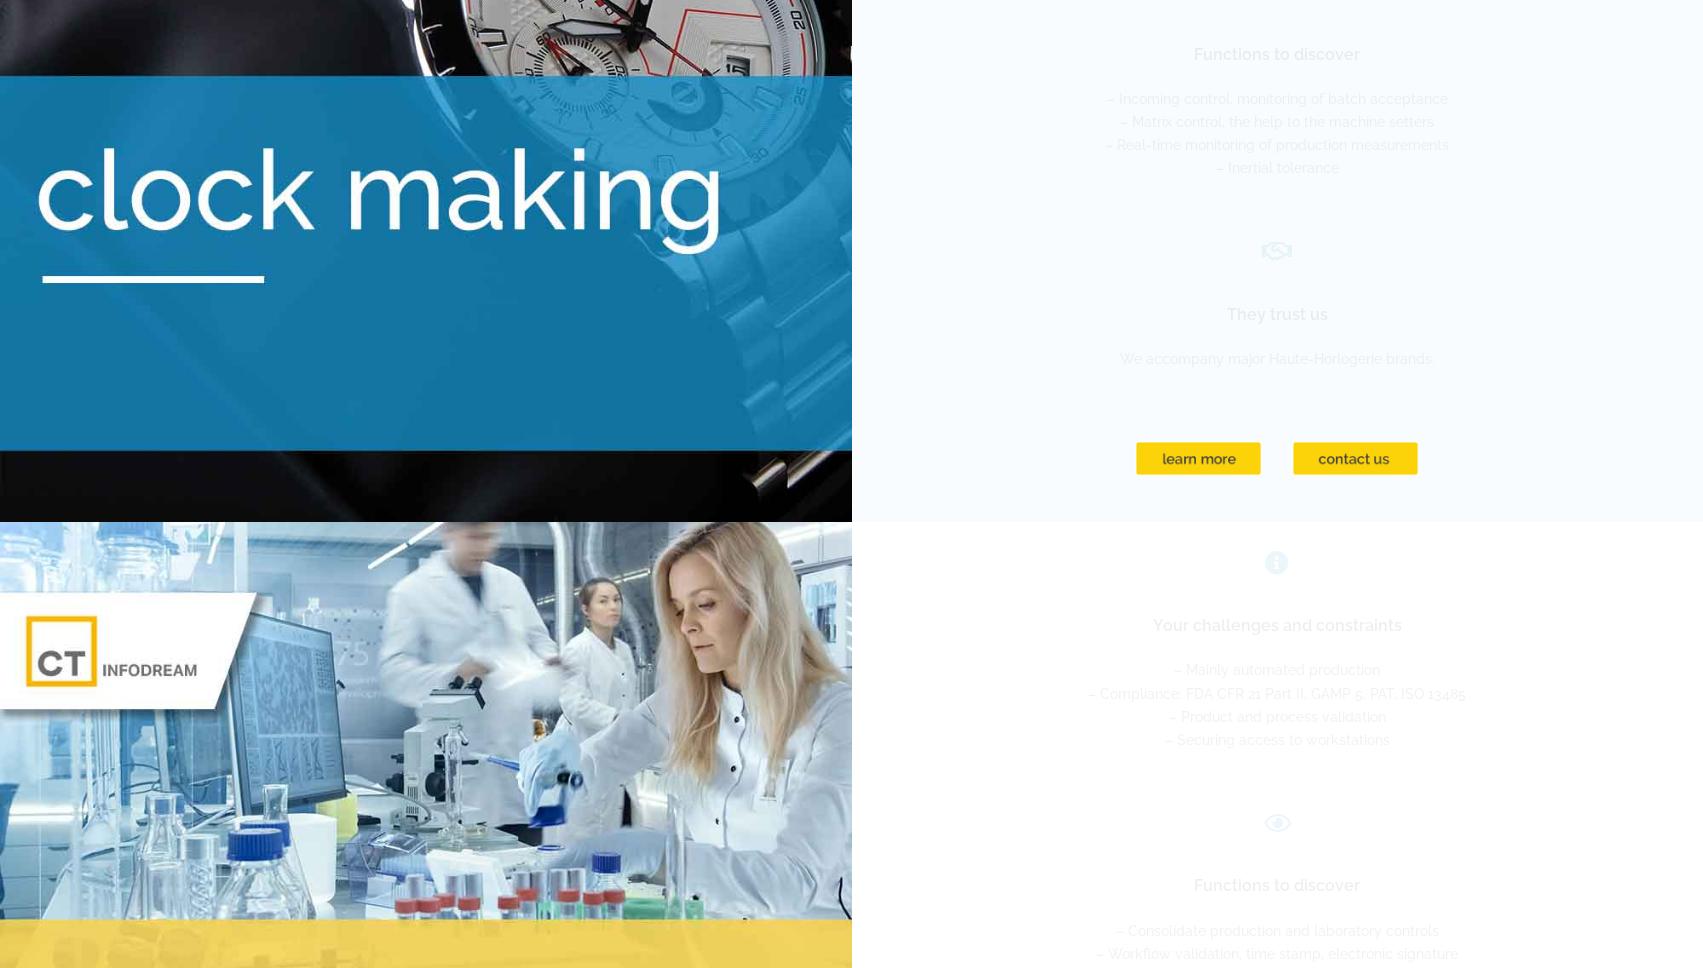 Image resolution: width=1703 pixels, height=968 pixels. I want to click on '– Matrix control, the help to the machine setters', so click(1276, 121).